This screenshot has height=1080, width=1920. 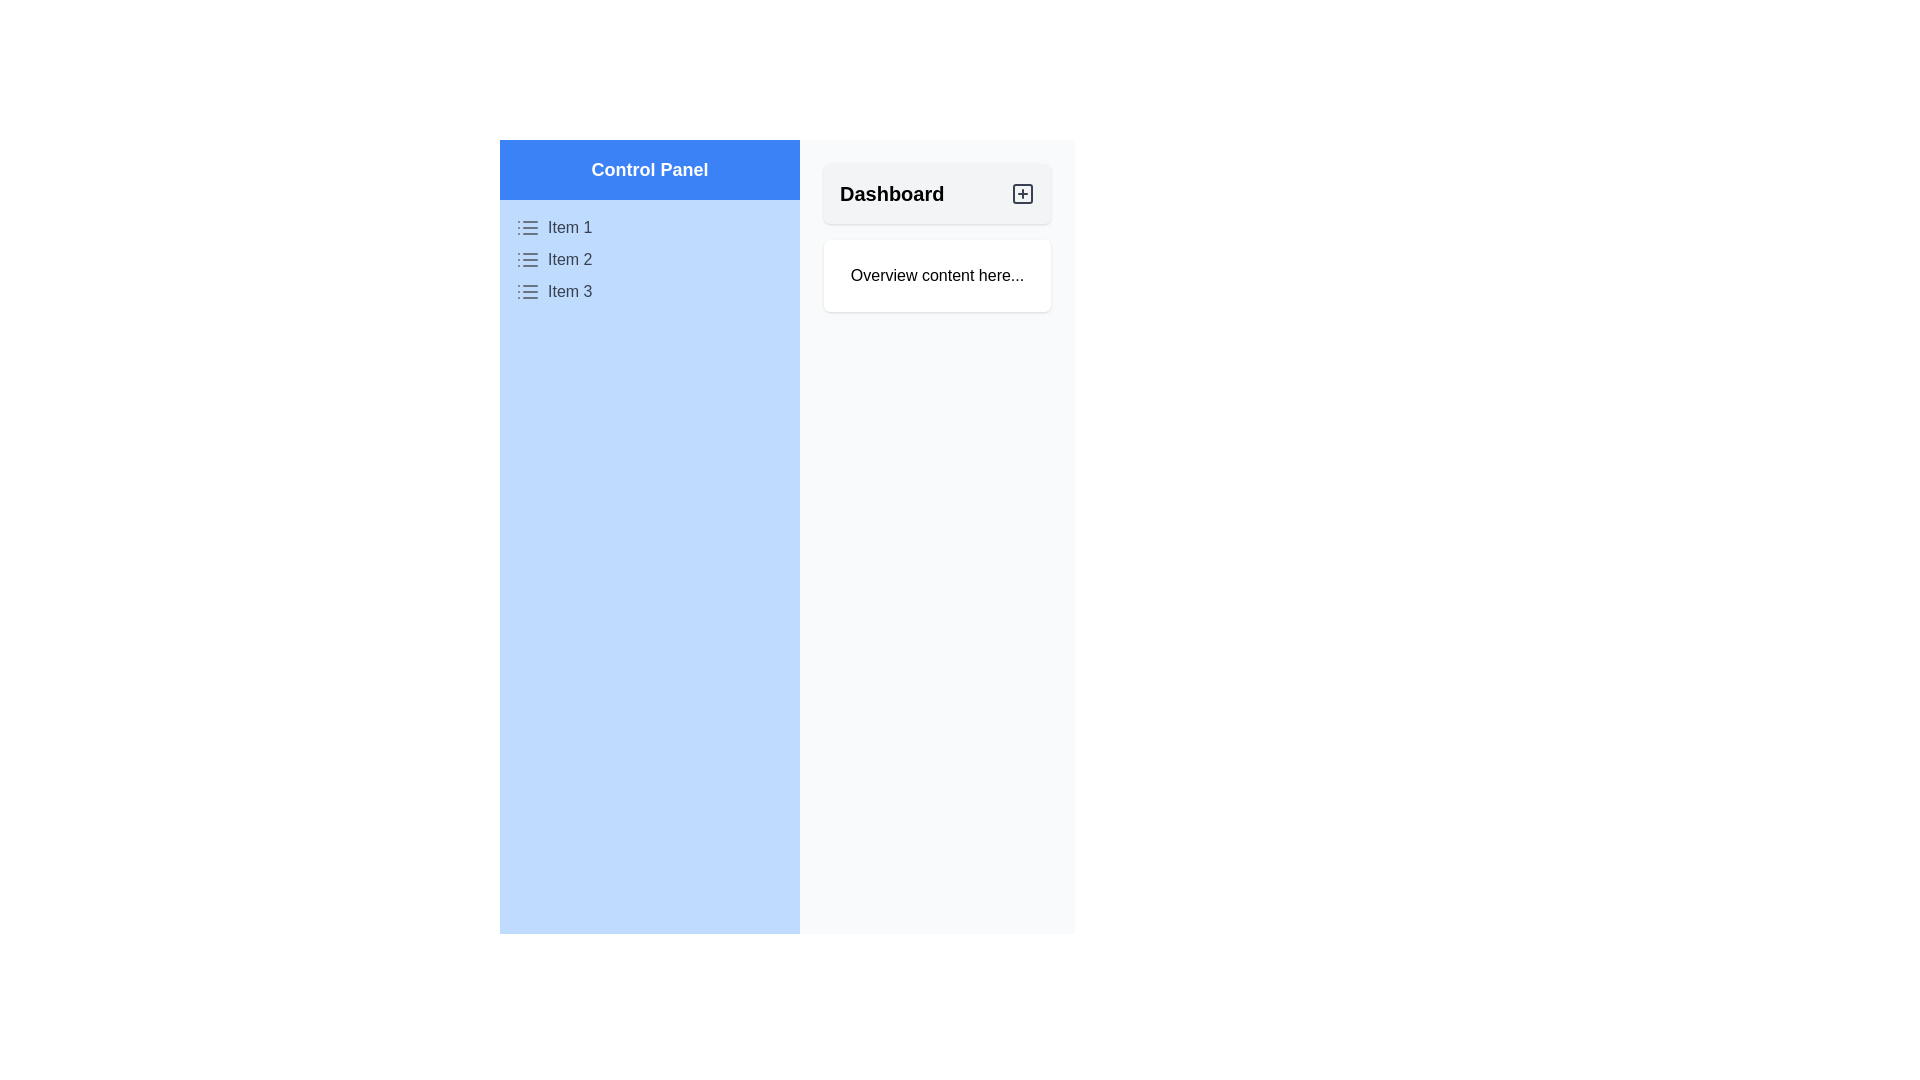 What do you see at coordinates (1022, 193) in the screenshot?
I see `the Icon button (square with a plus sign) located to the right of the 'Dashboard' label to initiate the action` at bounding box center [1022, 193].